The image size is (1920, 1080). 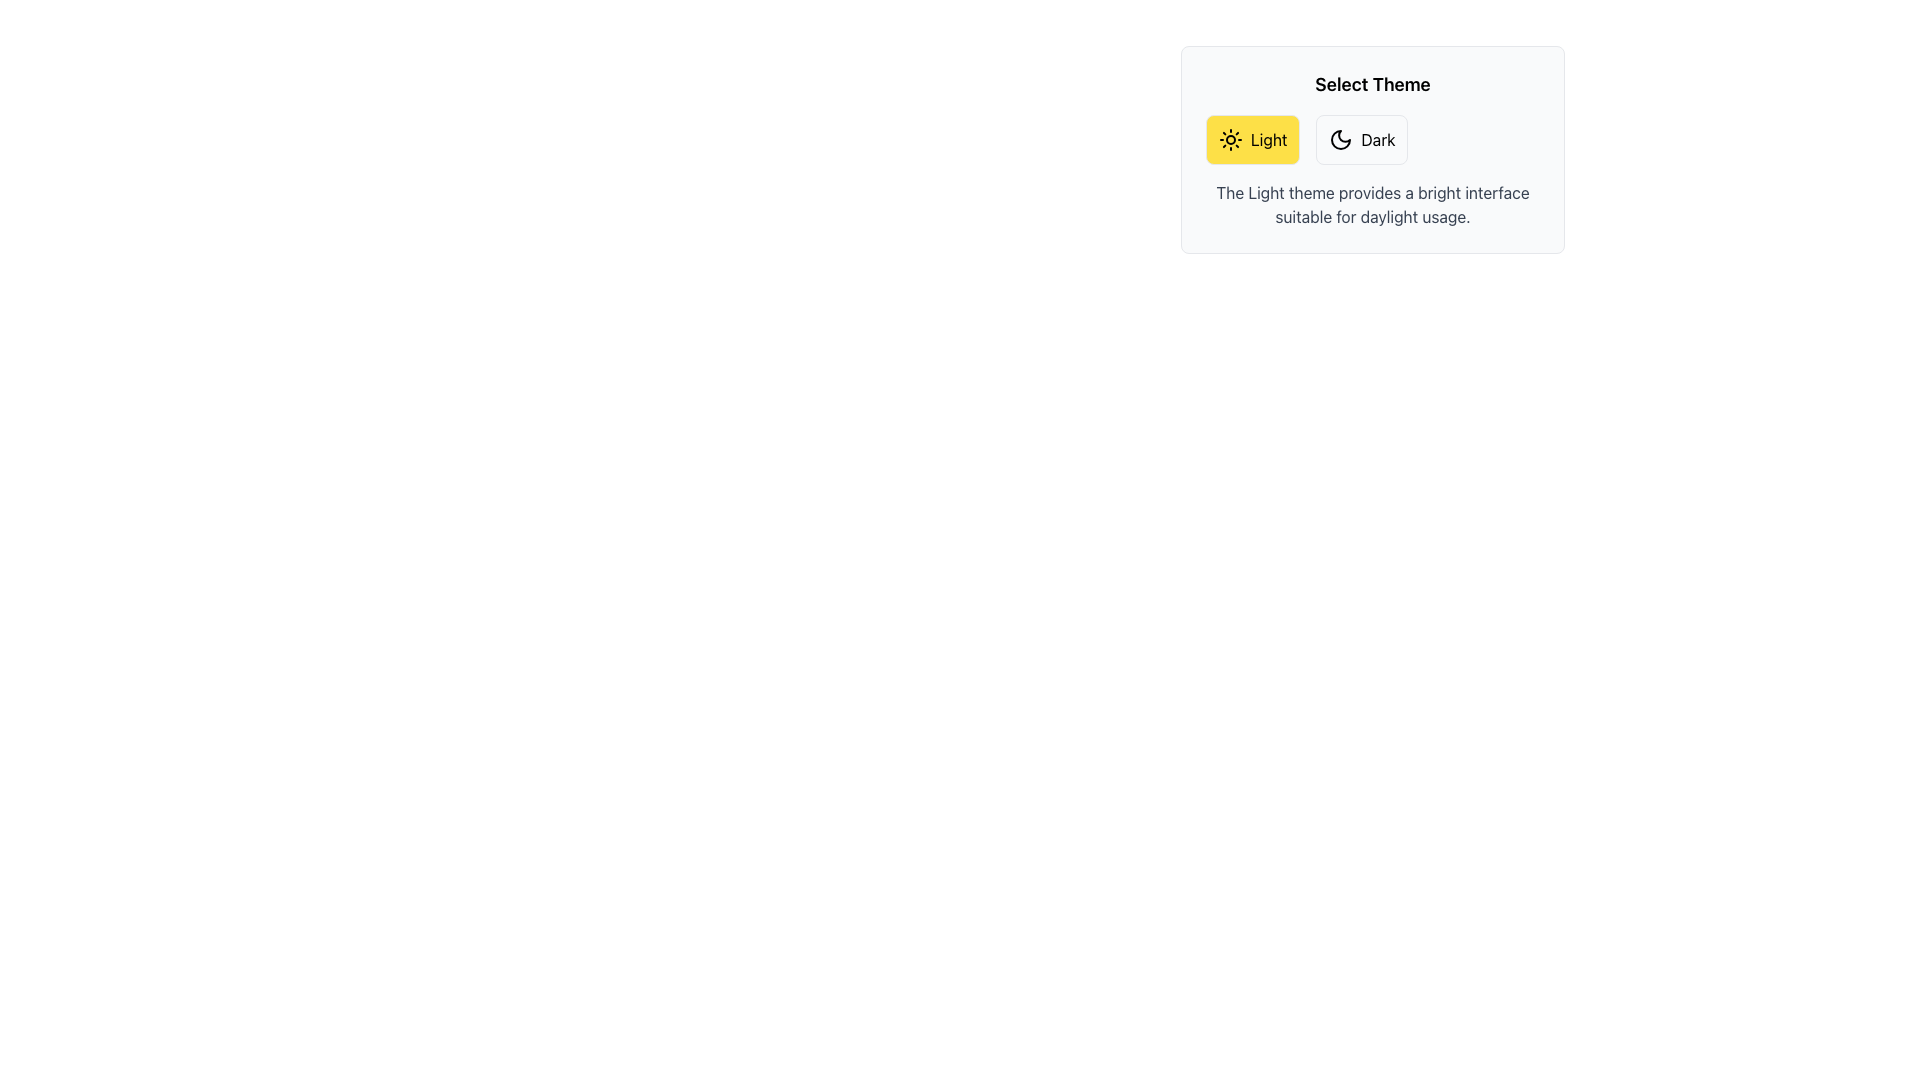 What do you see at coordinates (1229, 138) in the screenshot?
I see `the icon within the 'Light' button in the 'Select Theme' section` at bounding box center [1229, 138].